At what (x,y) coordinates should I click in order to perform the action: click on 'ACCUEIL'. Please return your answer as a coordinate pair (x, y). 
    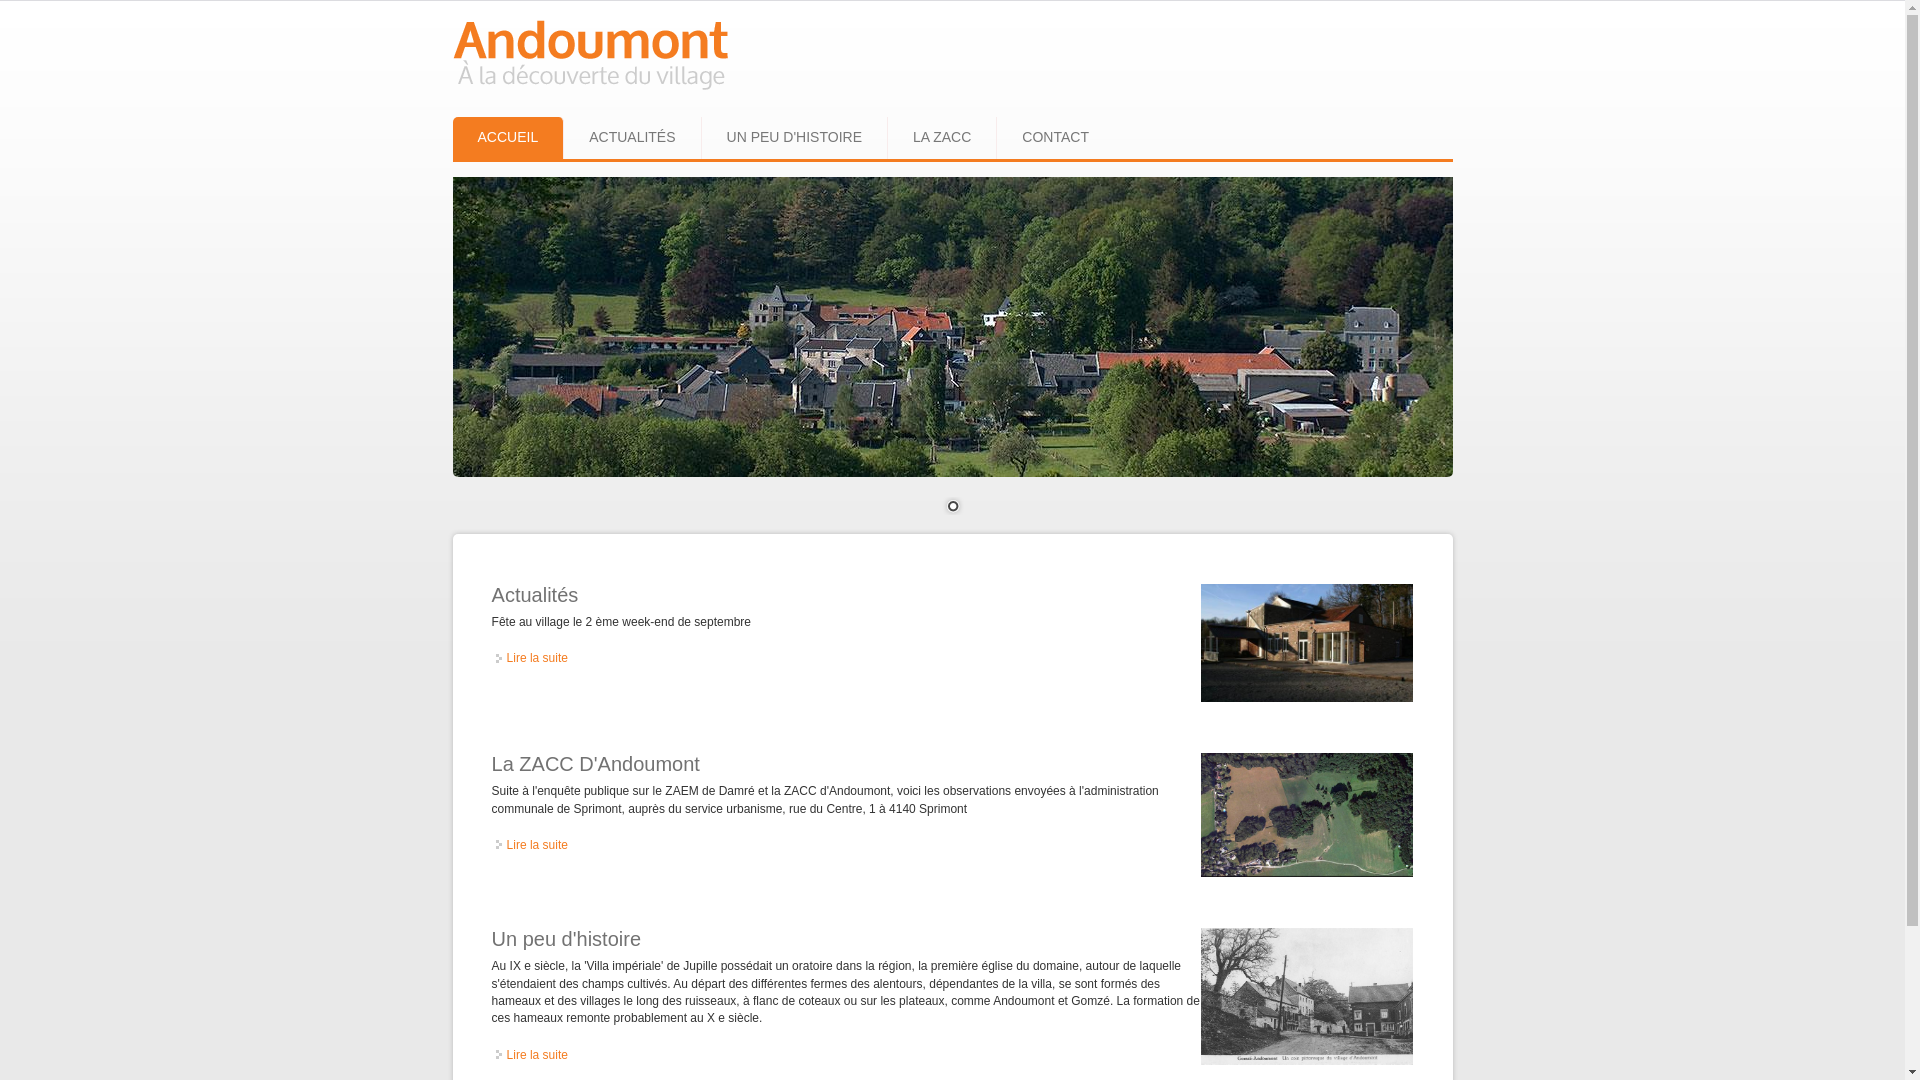
    Looking at the image, I should click on (508, 136).